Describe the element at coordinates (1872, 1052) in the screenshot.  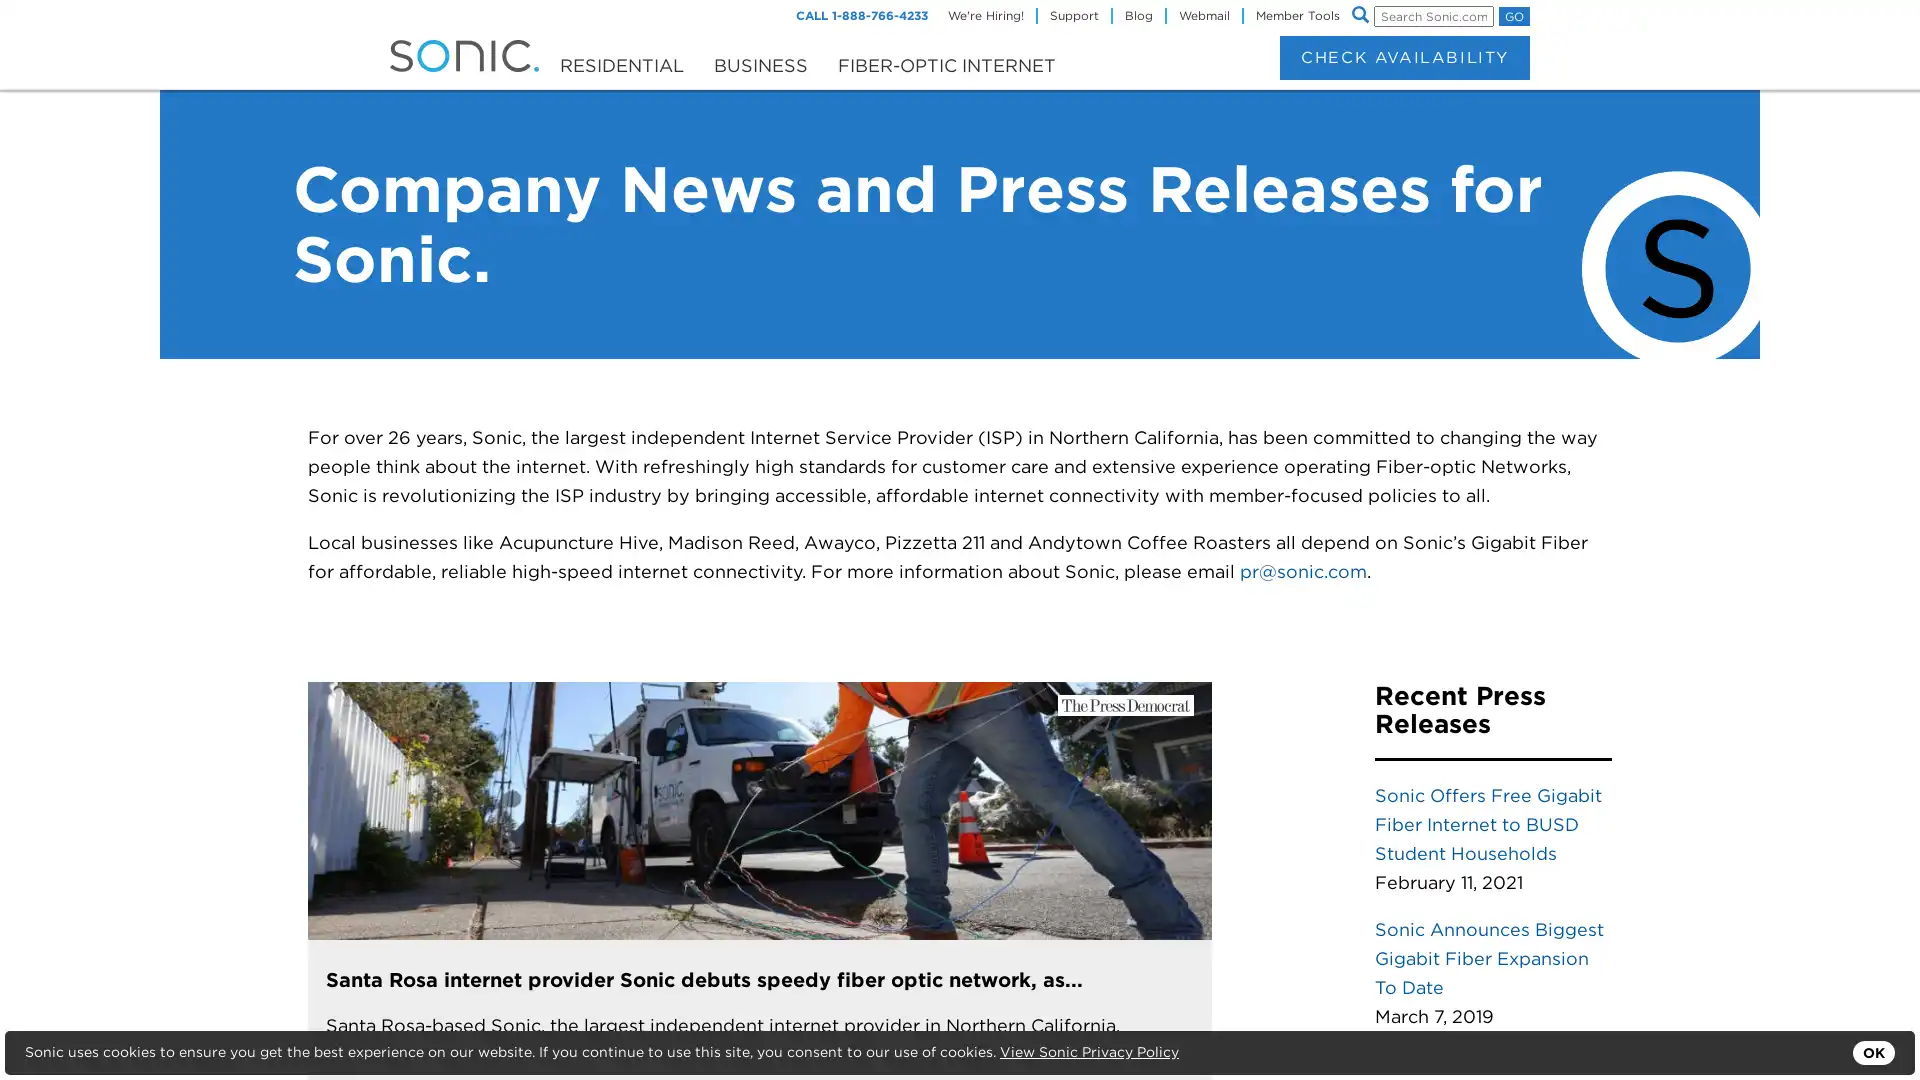
I see `OK` at that location.